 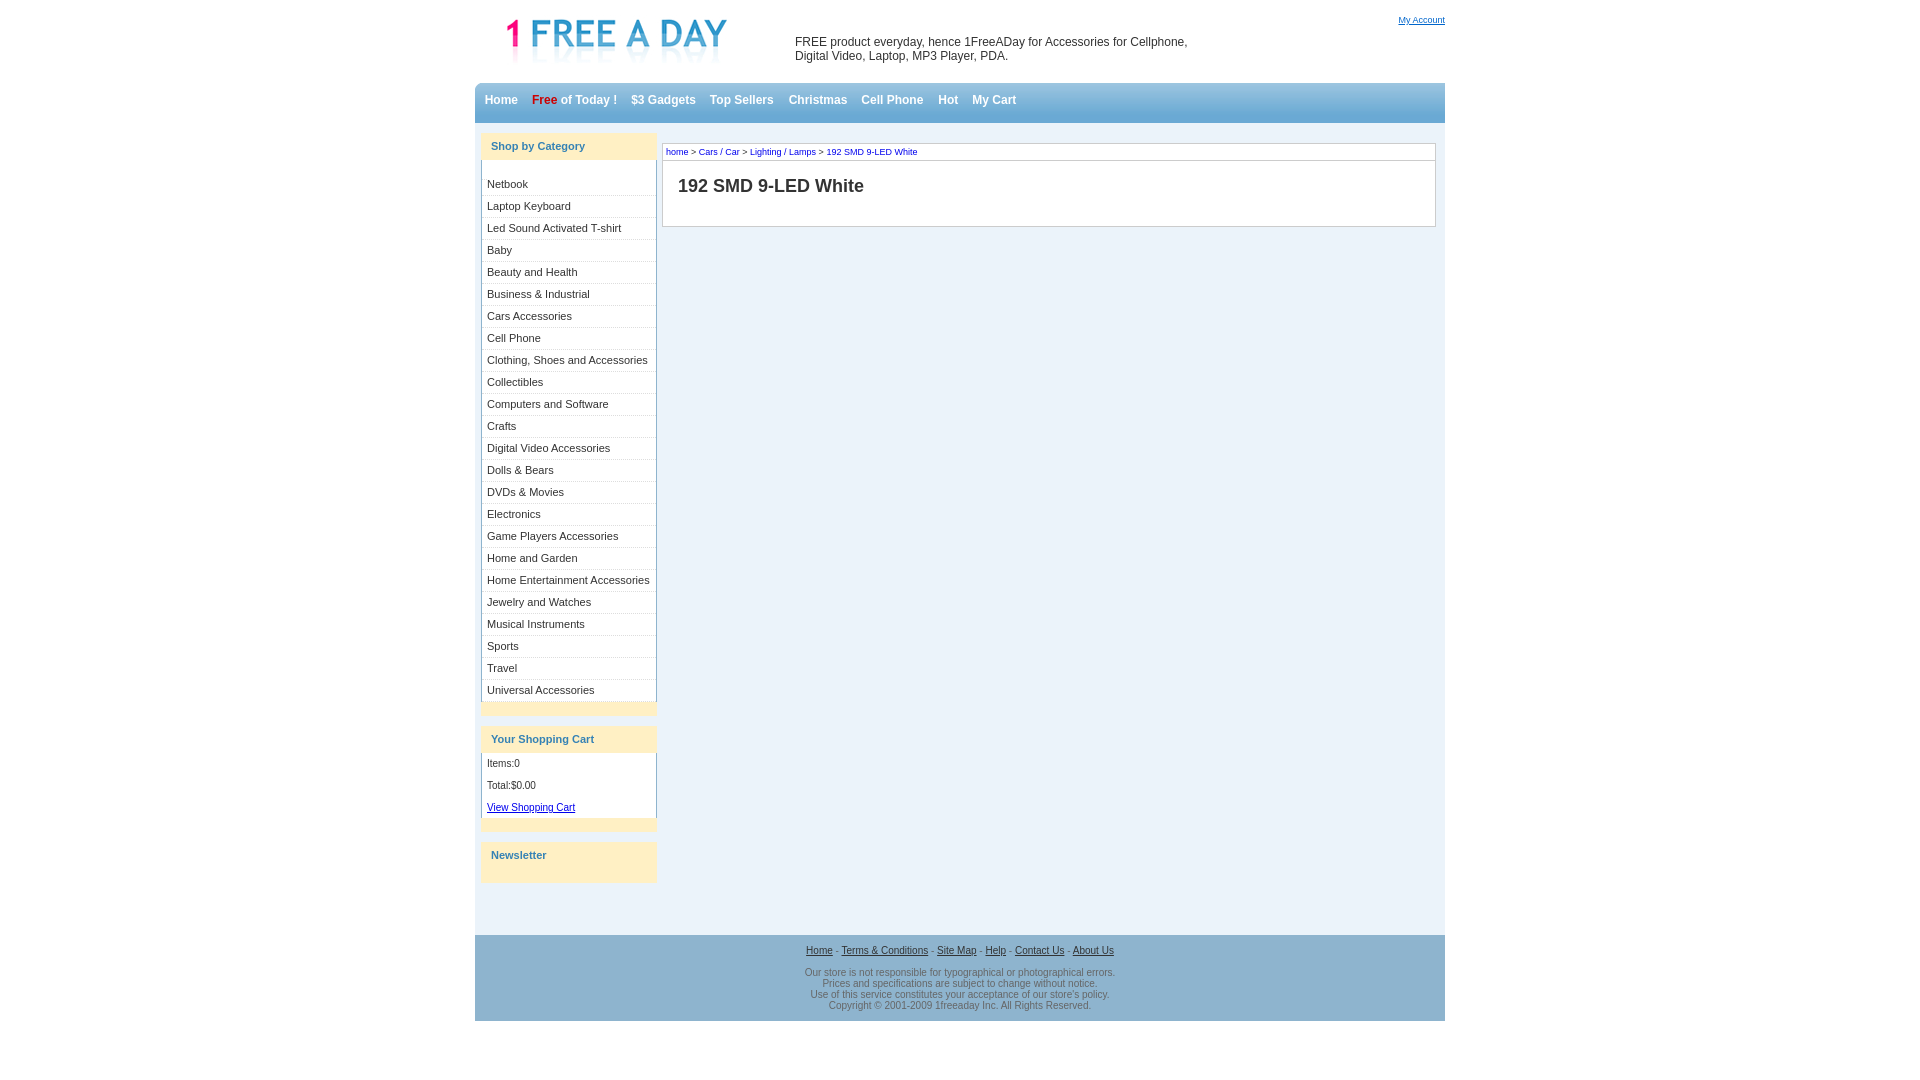 I want to click on 'Led Sound Activated T-shirt', so click(x=486, y=226).